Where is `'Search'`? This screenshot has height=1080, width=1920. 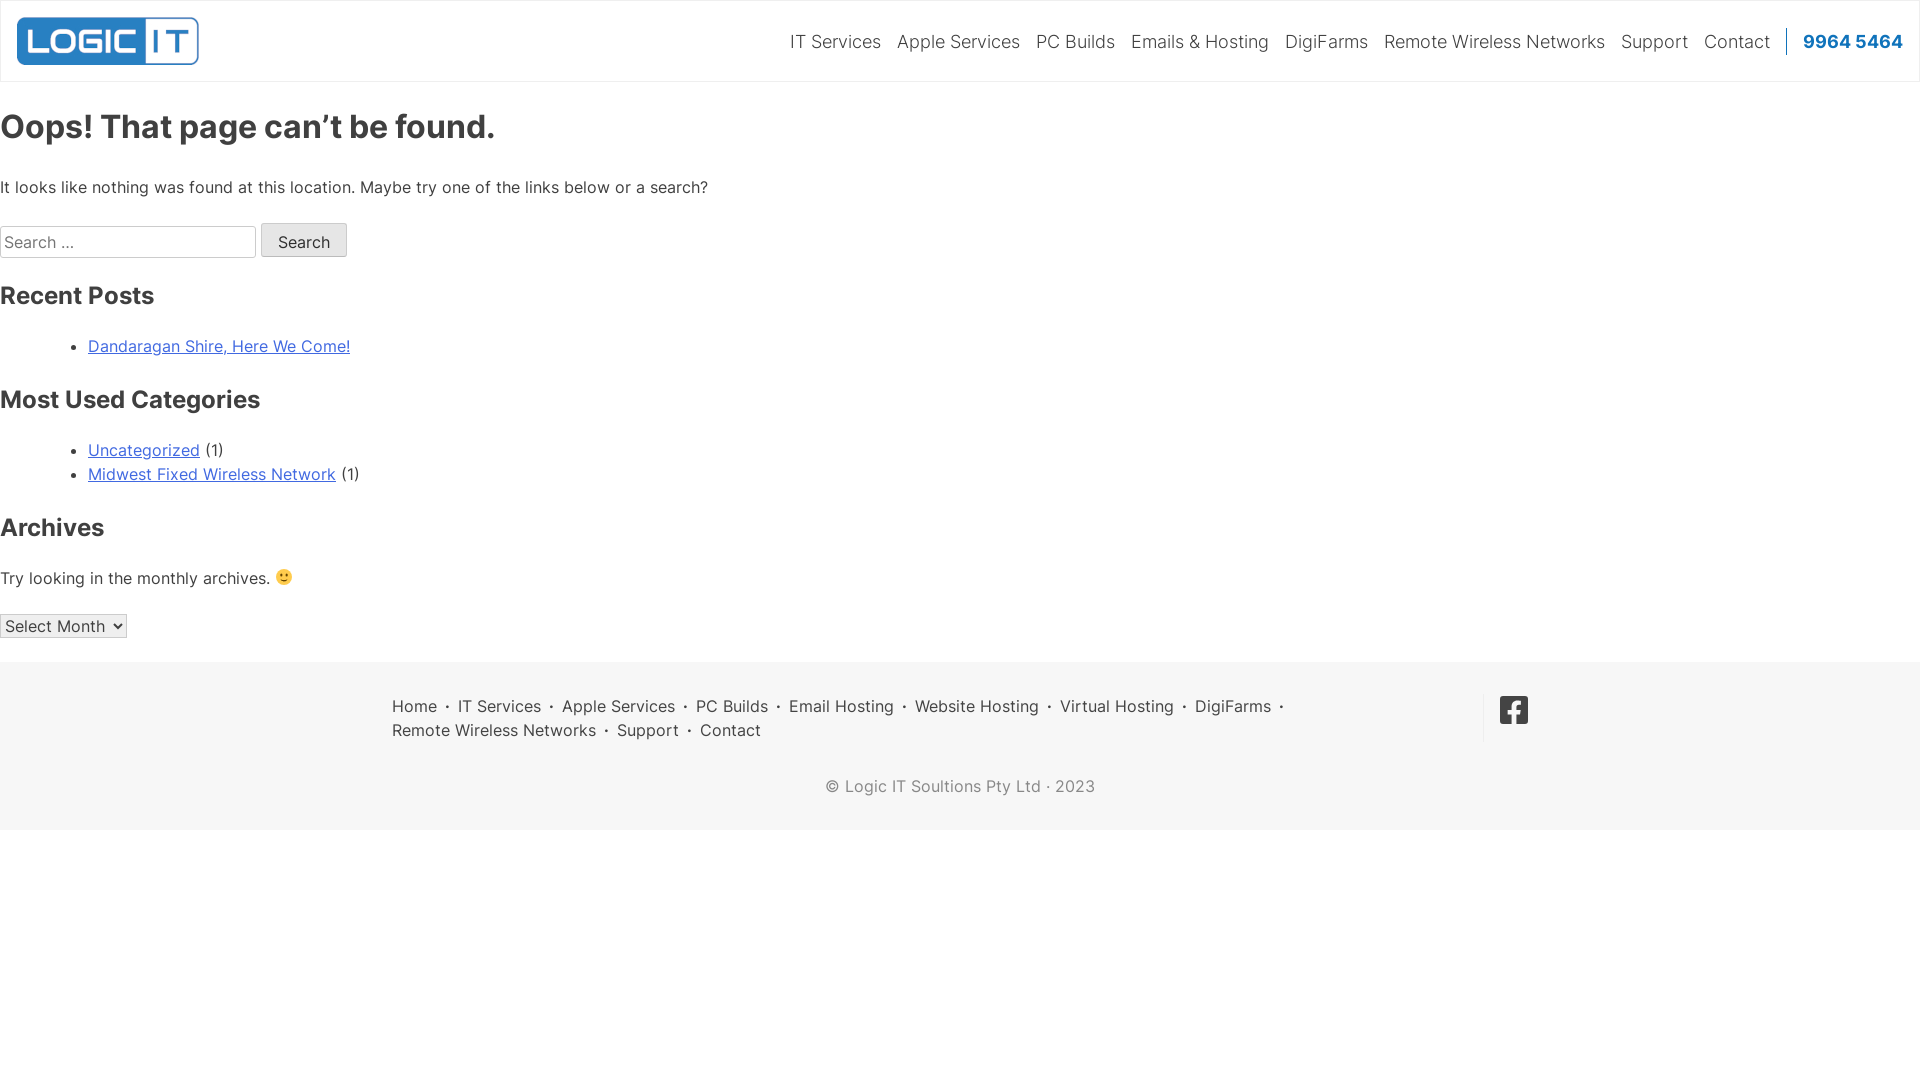 'Search' is located at coordinates (302, 238).